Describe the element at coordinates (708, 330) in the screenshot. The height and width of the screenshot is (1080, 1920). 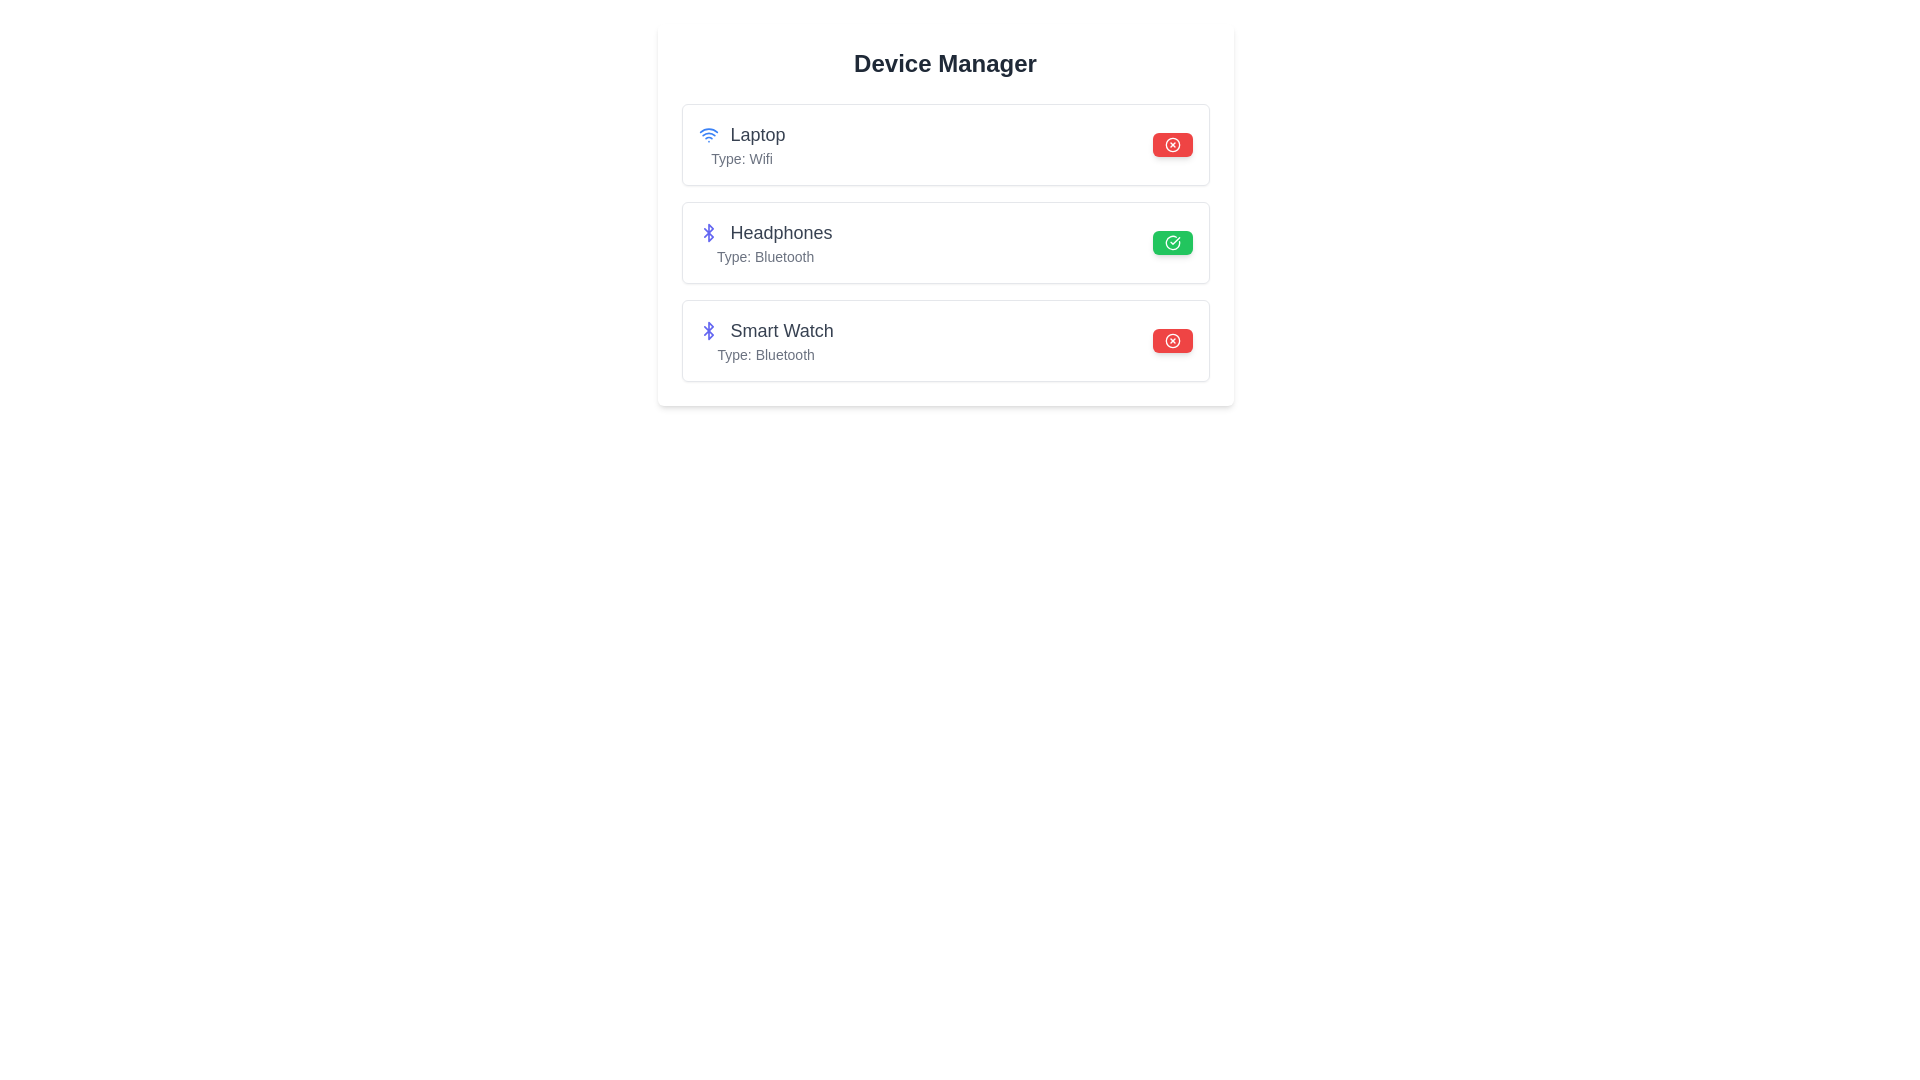
I see `the Bluetooth icon with a blue outline located to the left of the 'Smart Watch' text in the devices list` at that location.